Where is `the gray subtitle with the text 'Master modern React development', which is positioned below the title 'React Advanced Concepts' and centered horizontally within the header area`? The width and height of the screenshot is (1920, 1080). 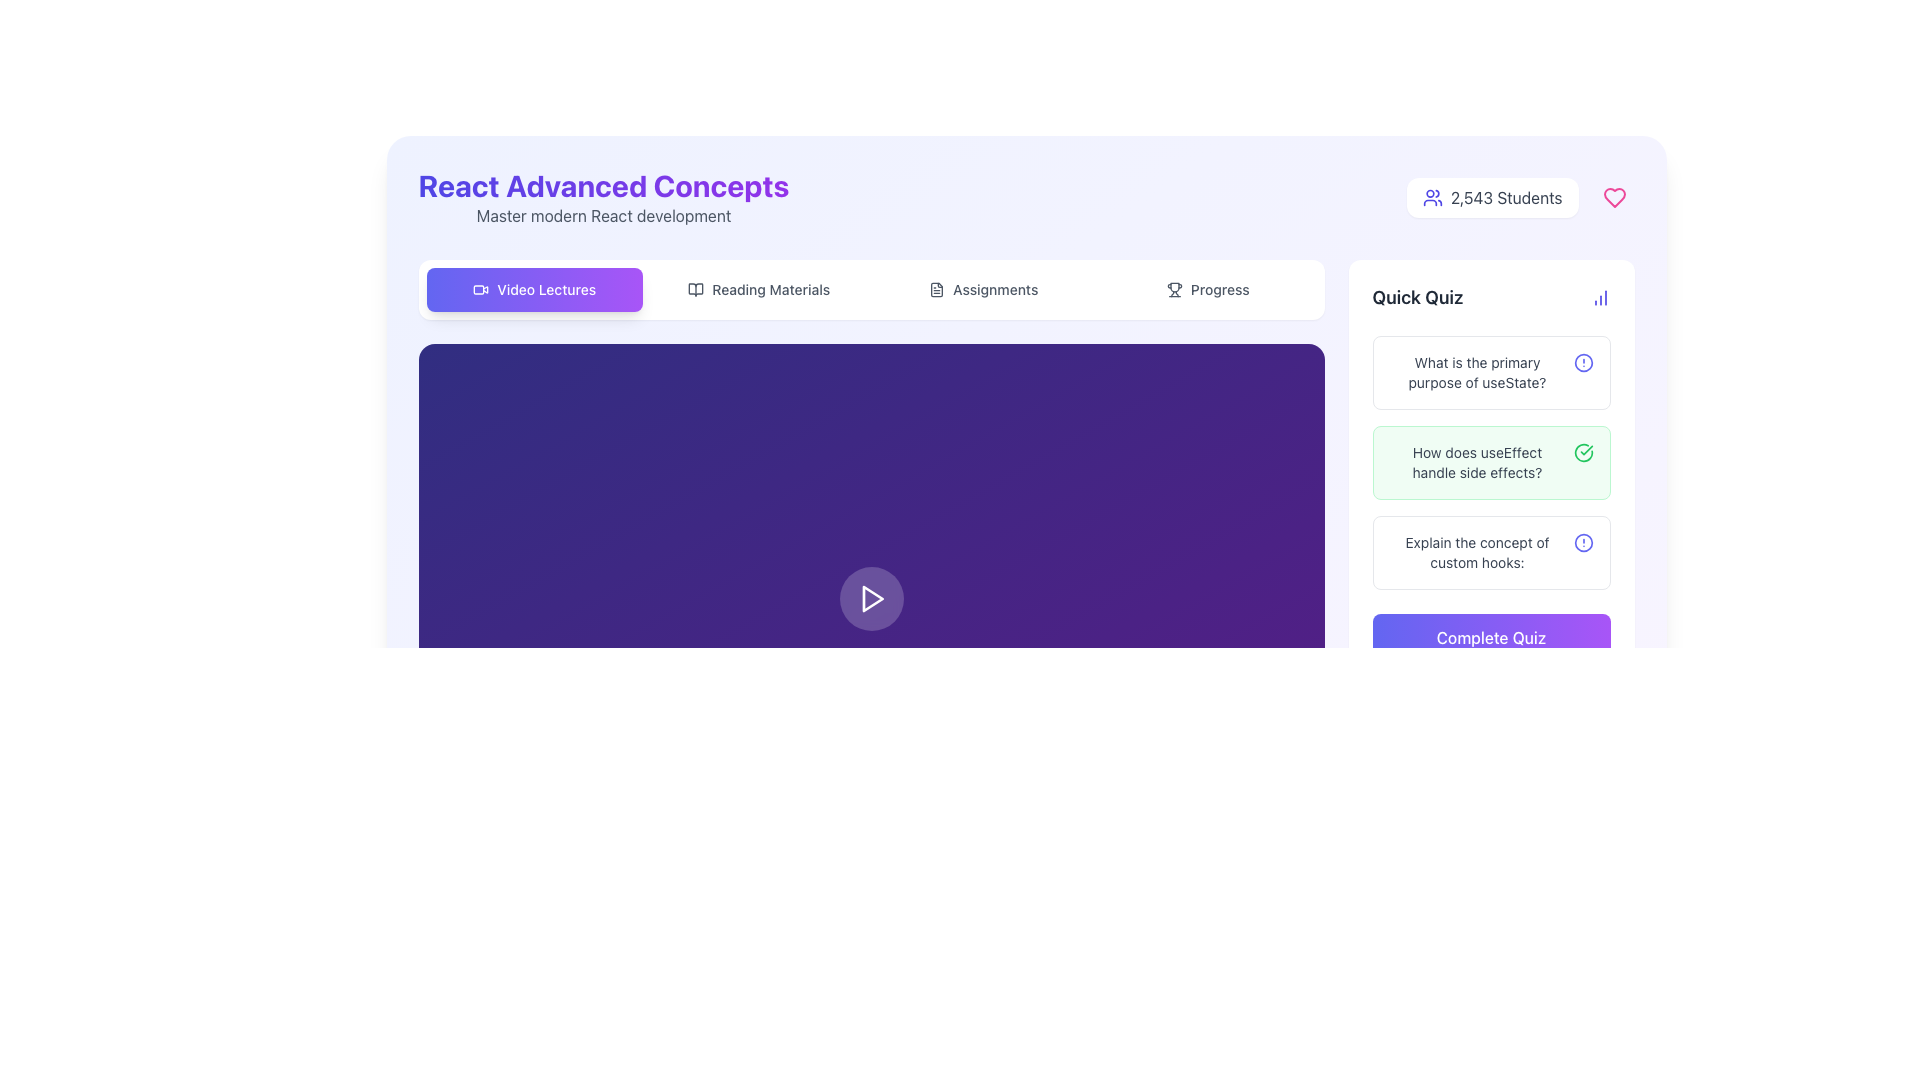 the gray subtitle with the text 'Master modern React development', which is positioned below the title 'React Advanced Concepts' and centered horizontally within the header area is located at coordinates (603, 216).